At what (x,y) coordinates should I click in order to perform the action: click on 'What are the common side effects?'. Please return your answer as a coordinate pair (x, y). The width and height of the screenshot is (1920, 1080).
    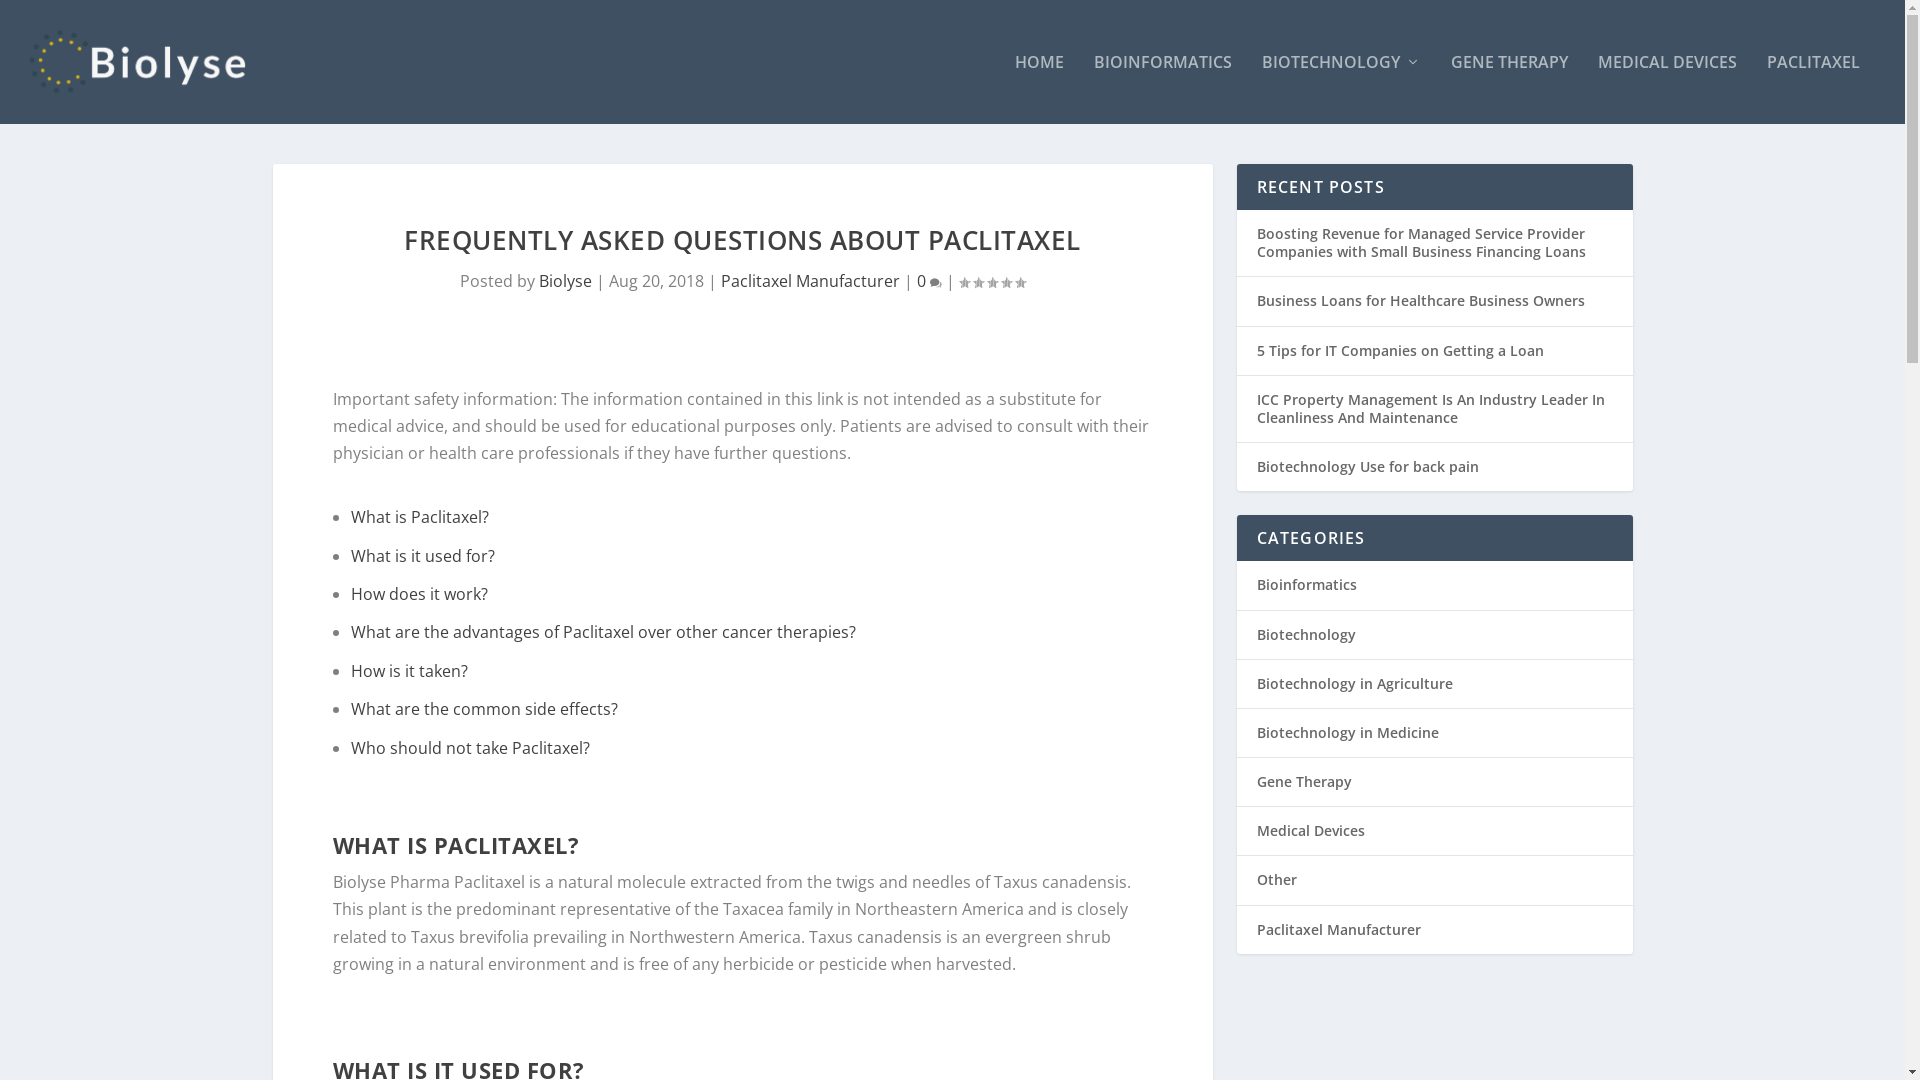
    Looking at the image, I should click on (484, 708).